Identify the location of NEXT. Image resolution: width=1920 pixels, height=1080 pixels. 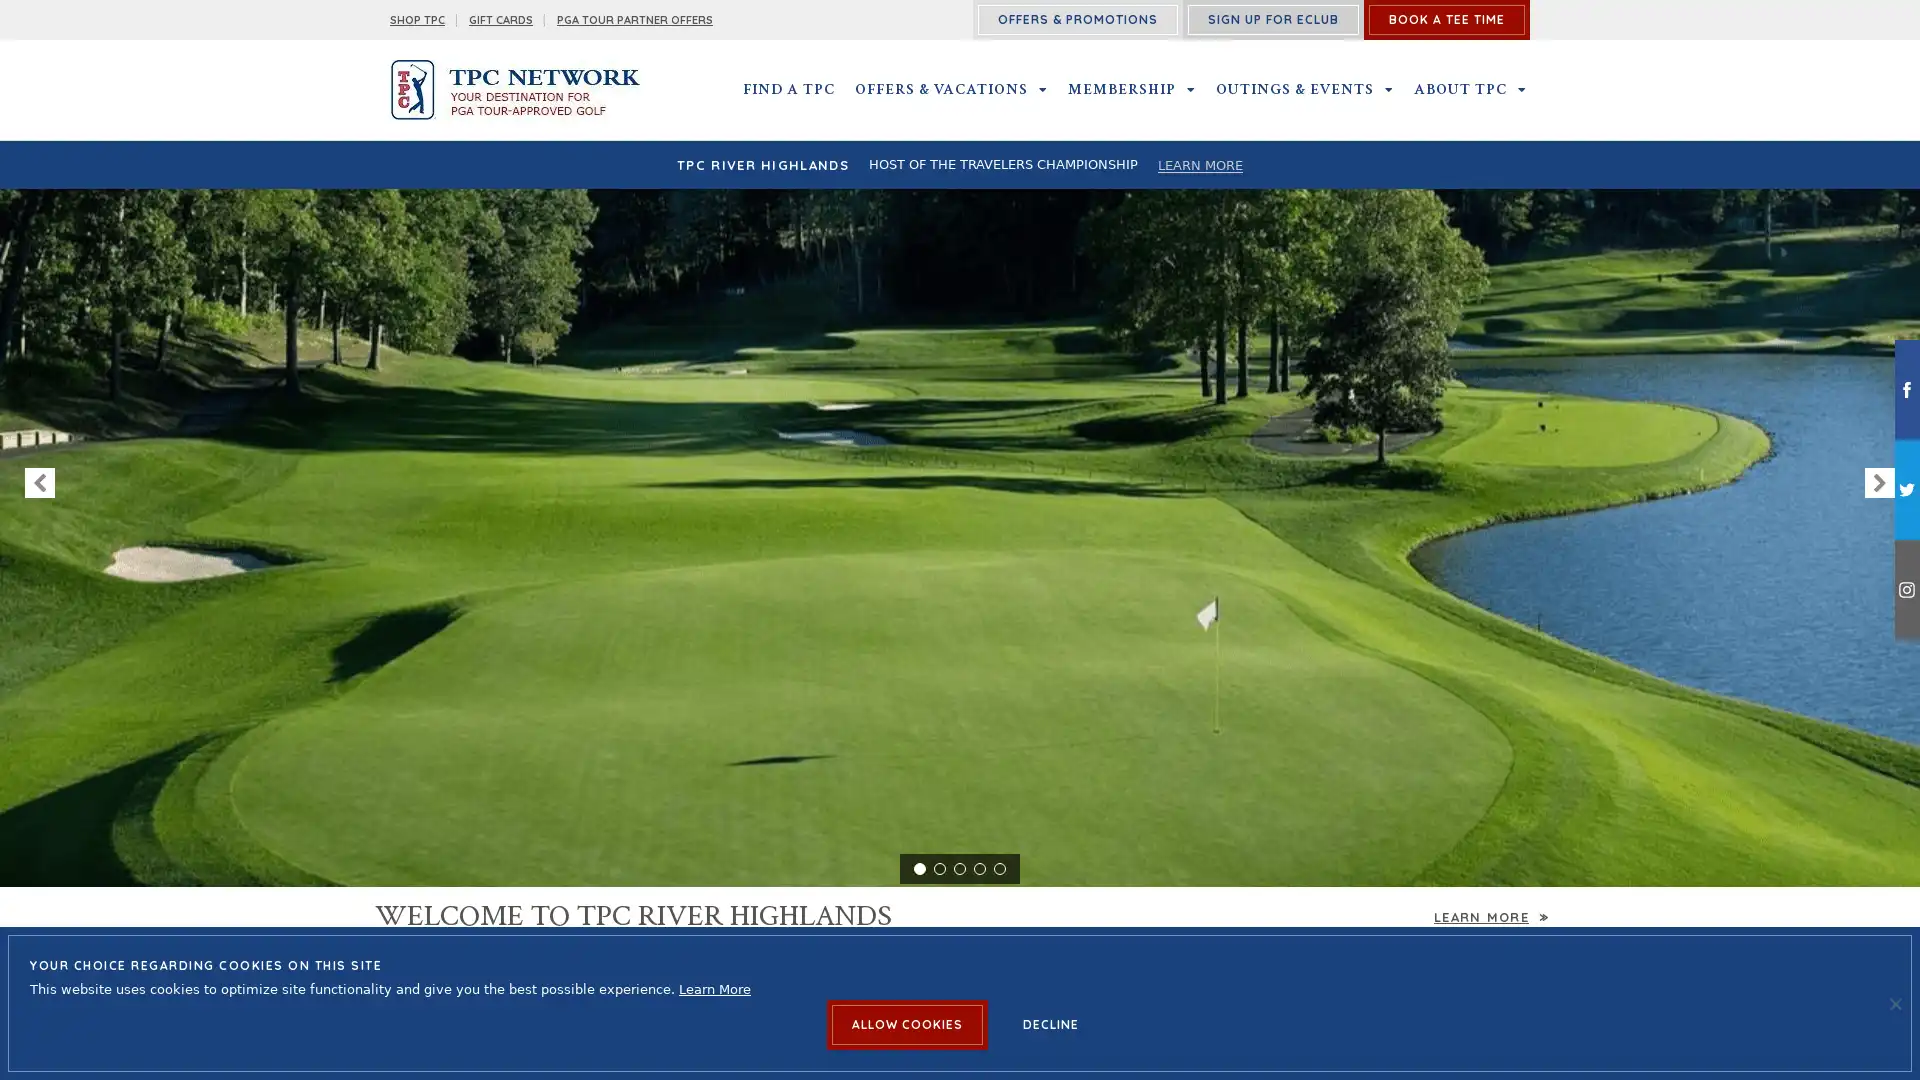
(1879, 482).